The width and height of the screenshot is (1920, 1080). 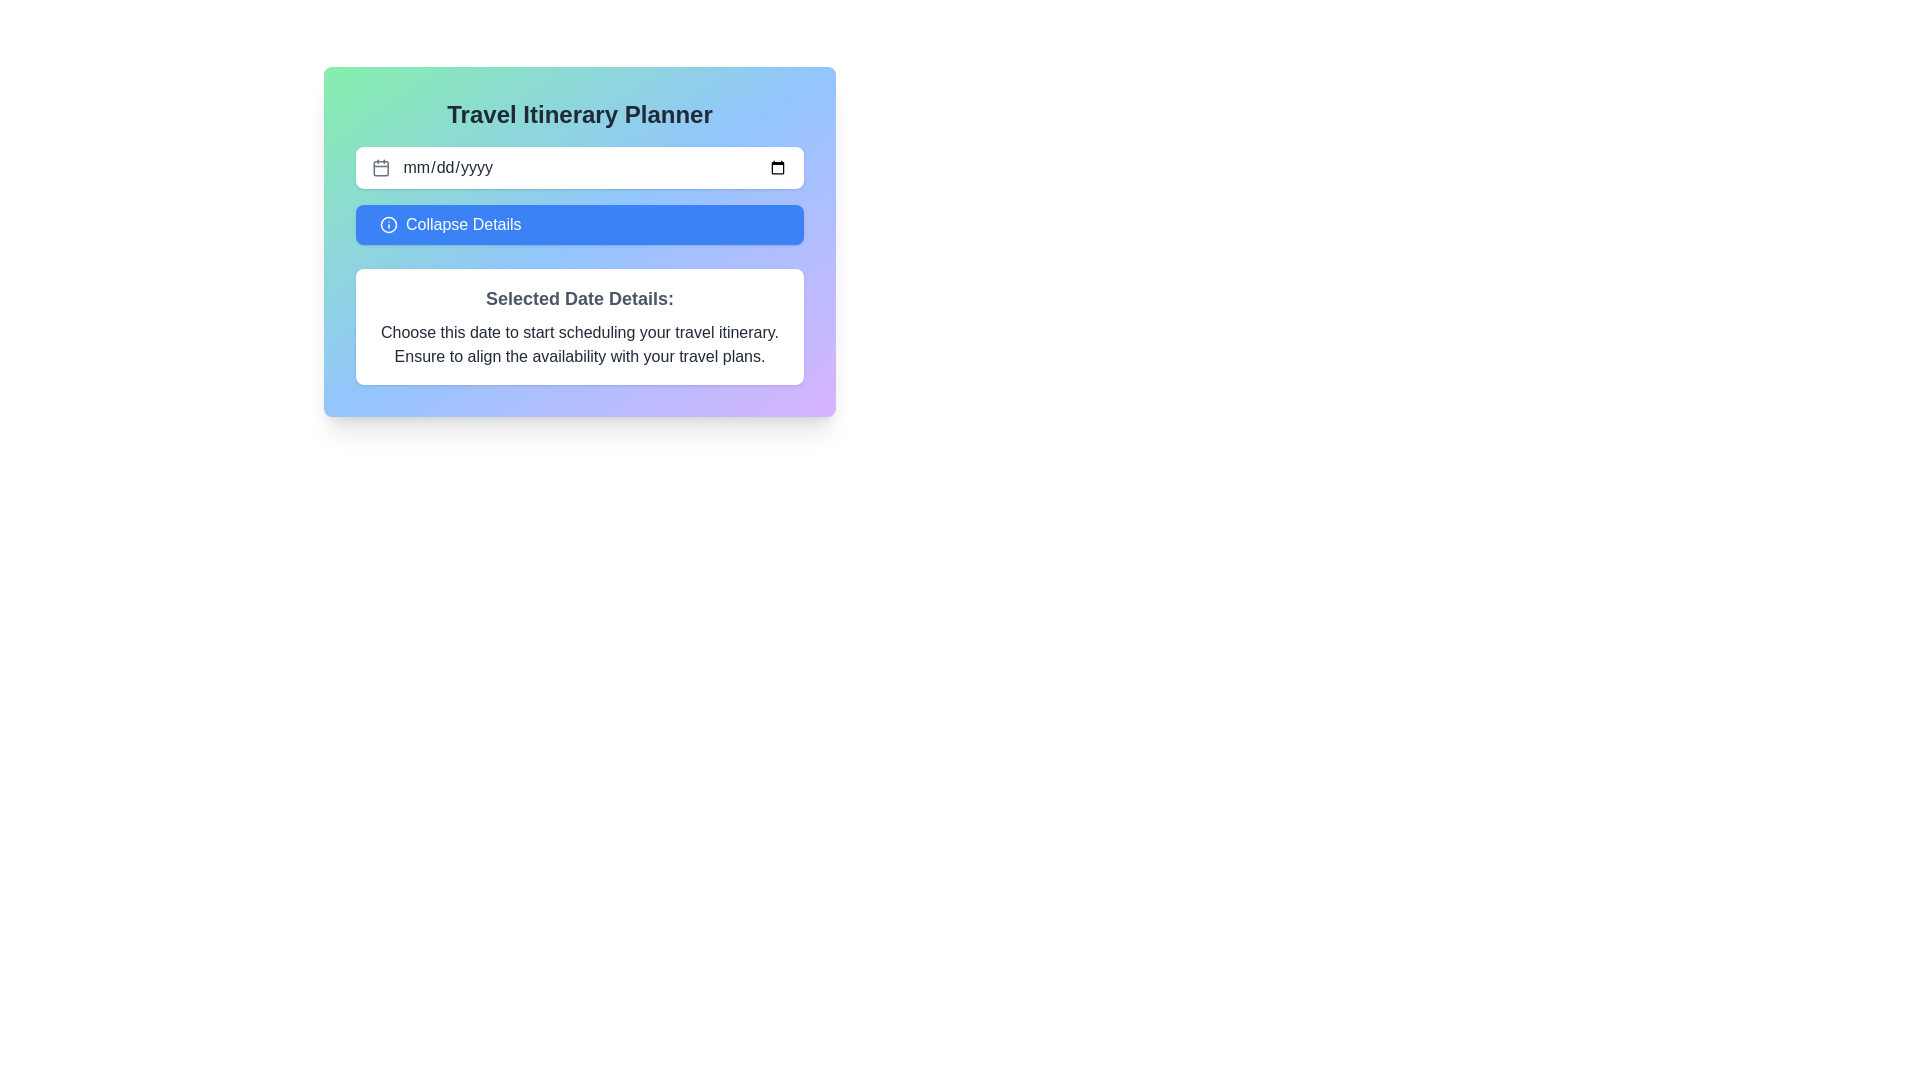 I want to click on the 'Collapse Details' button, which has a blue background and white text, located below the date input field in the travel itinerary card, so click(x=579, y=241).